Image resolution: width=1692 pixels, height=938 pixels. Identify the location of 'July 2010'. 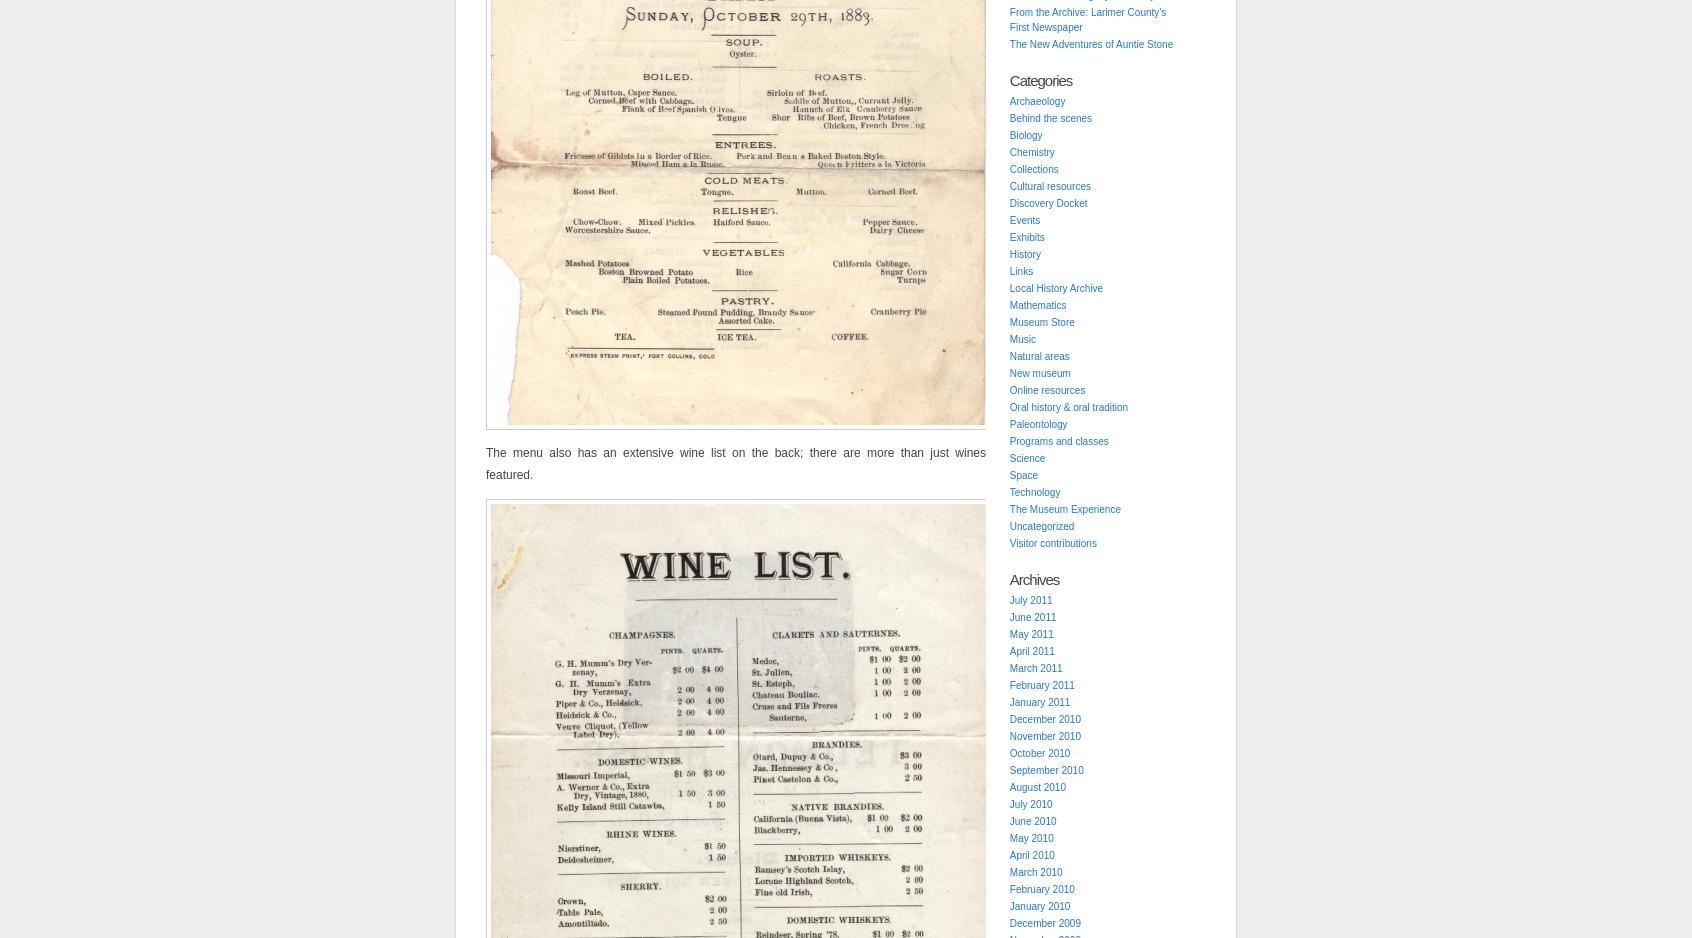
(1029, 804).